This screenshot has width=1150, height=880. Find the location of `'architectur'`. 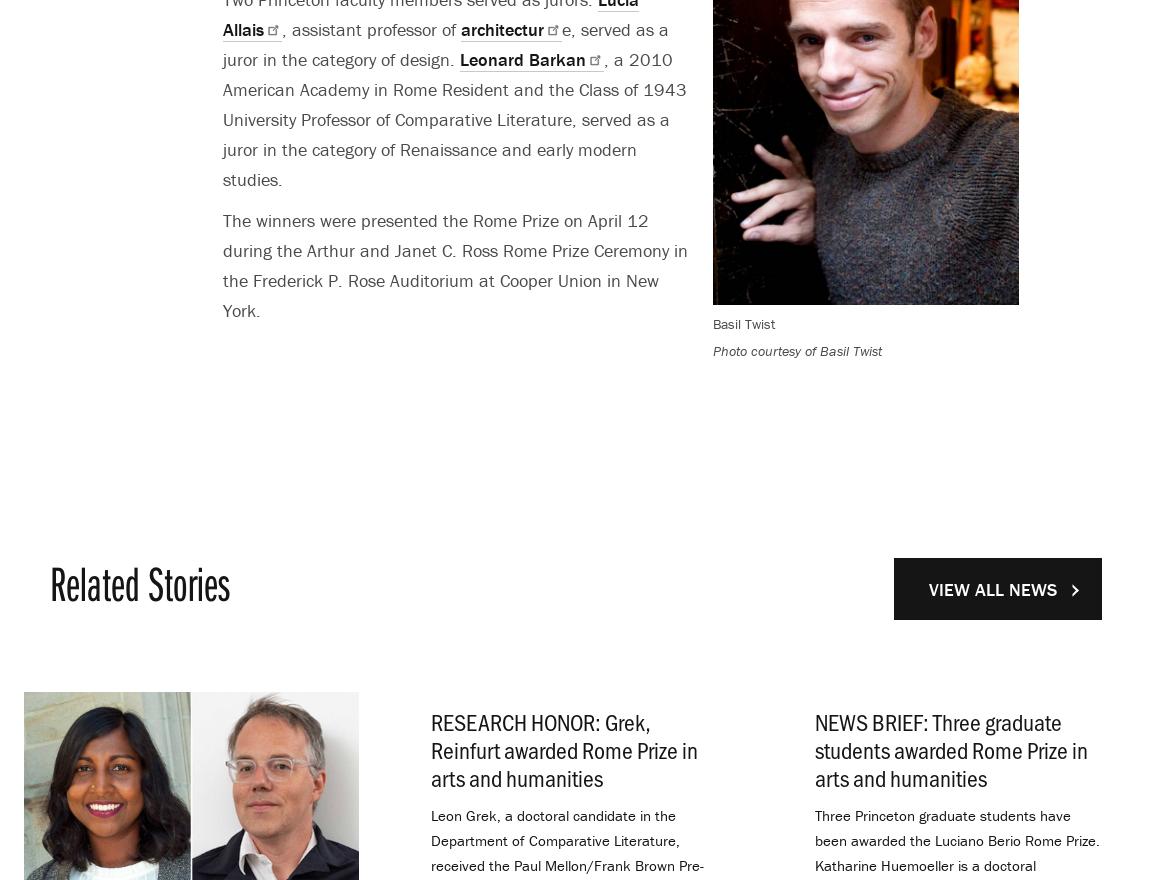

'architectur' is located at coordinates (502, 27).